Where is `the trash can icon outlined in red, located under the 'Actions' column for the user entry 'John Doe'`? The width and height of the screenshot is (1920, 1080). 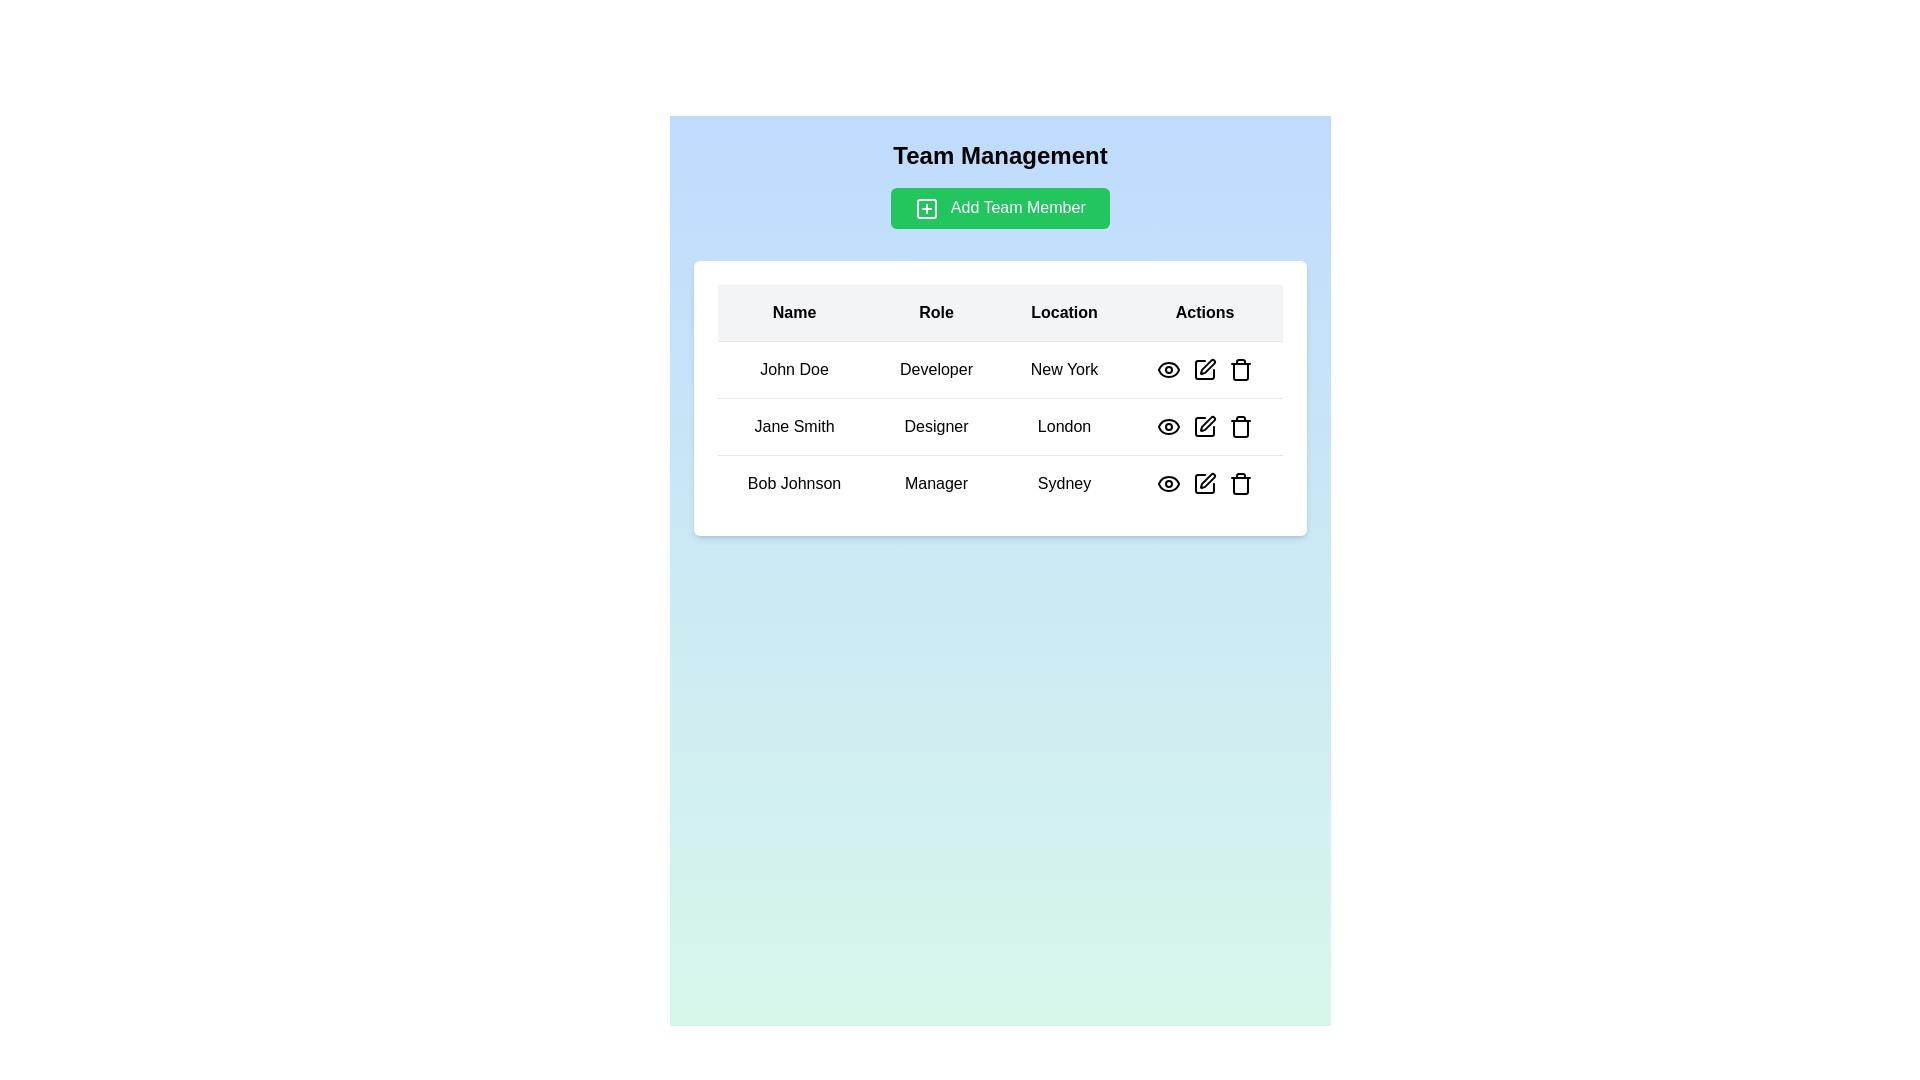 the trash can icon outlined in red, located under the 'Actions' column for the user entry 'John Doe' is located at coordinates (1240, 371).